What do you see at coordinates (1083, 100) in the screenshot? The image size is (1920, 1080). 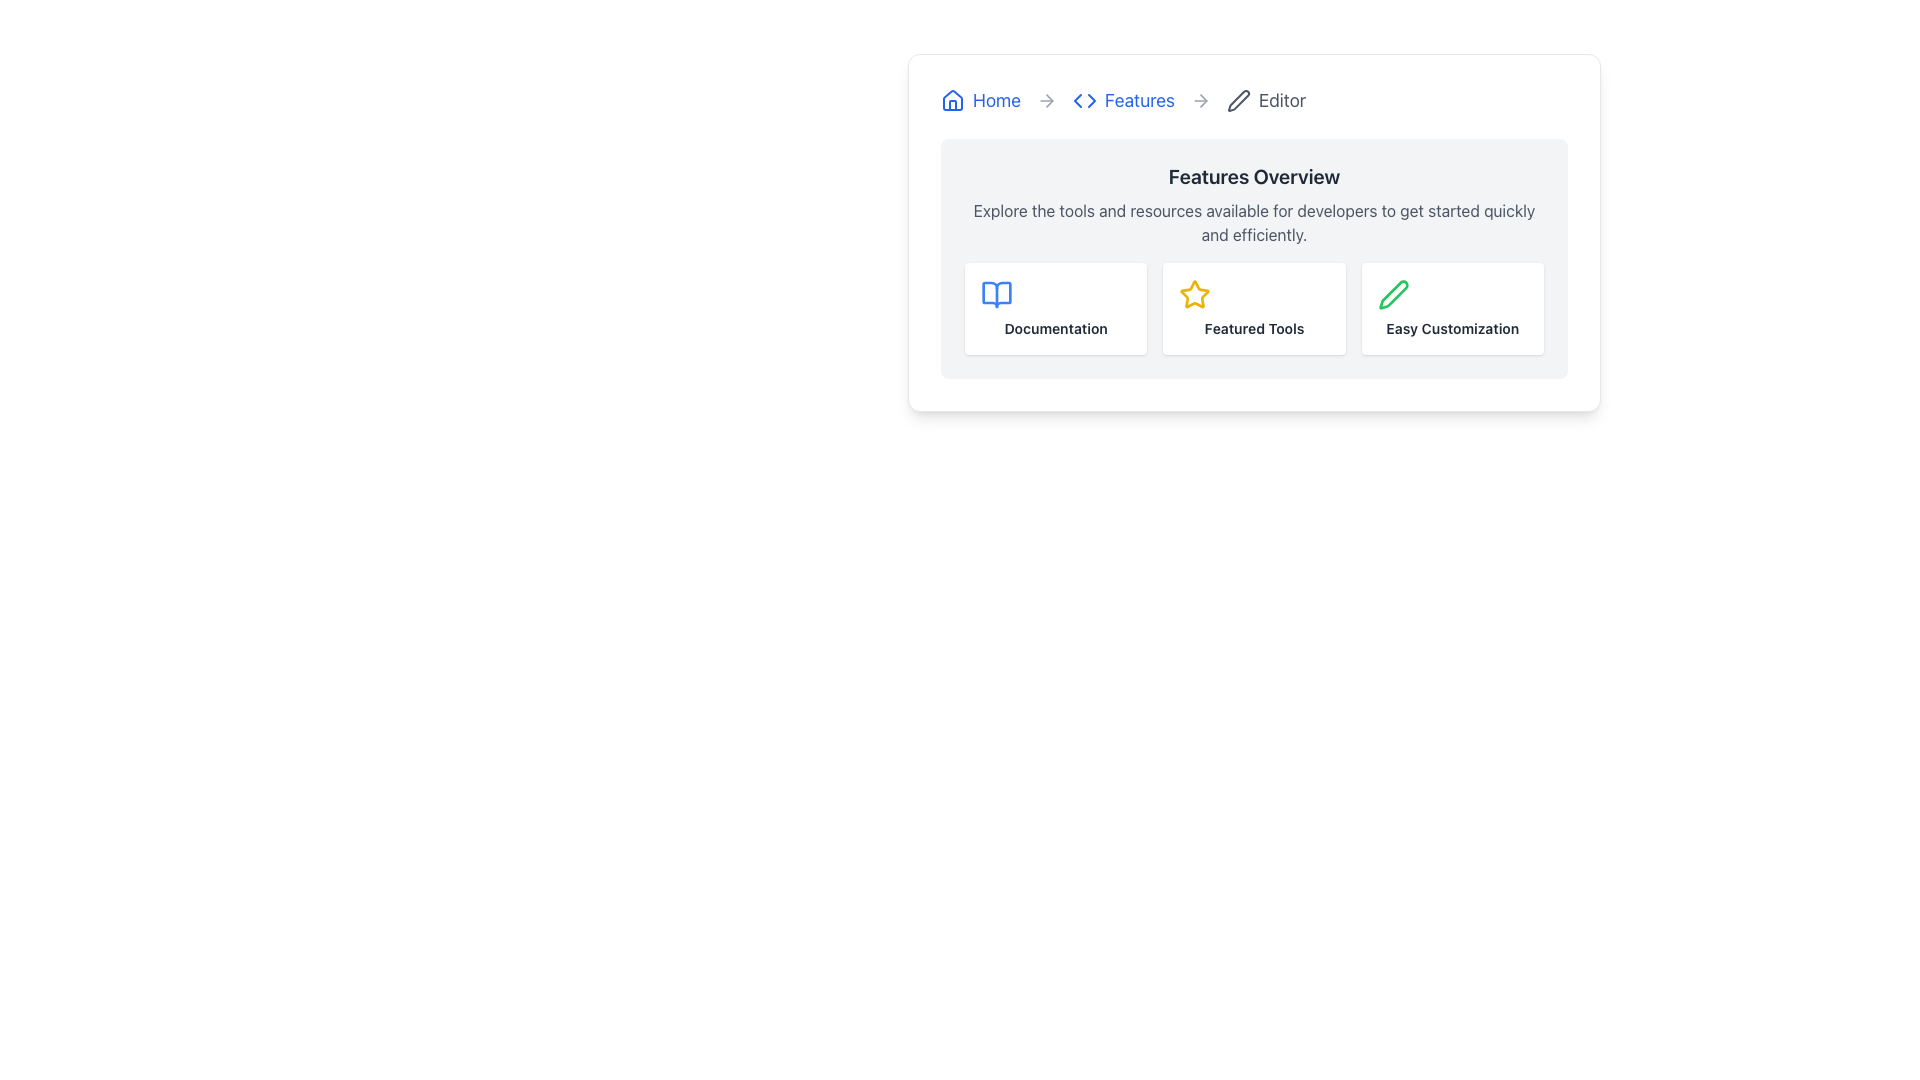 I see `the decorative 'Features' icon in the breadcrumb navigation bar, located between 'Home' and 'Editor'` at bounding box center [1083, 100].